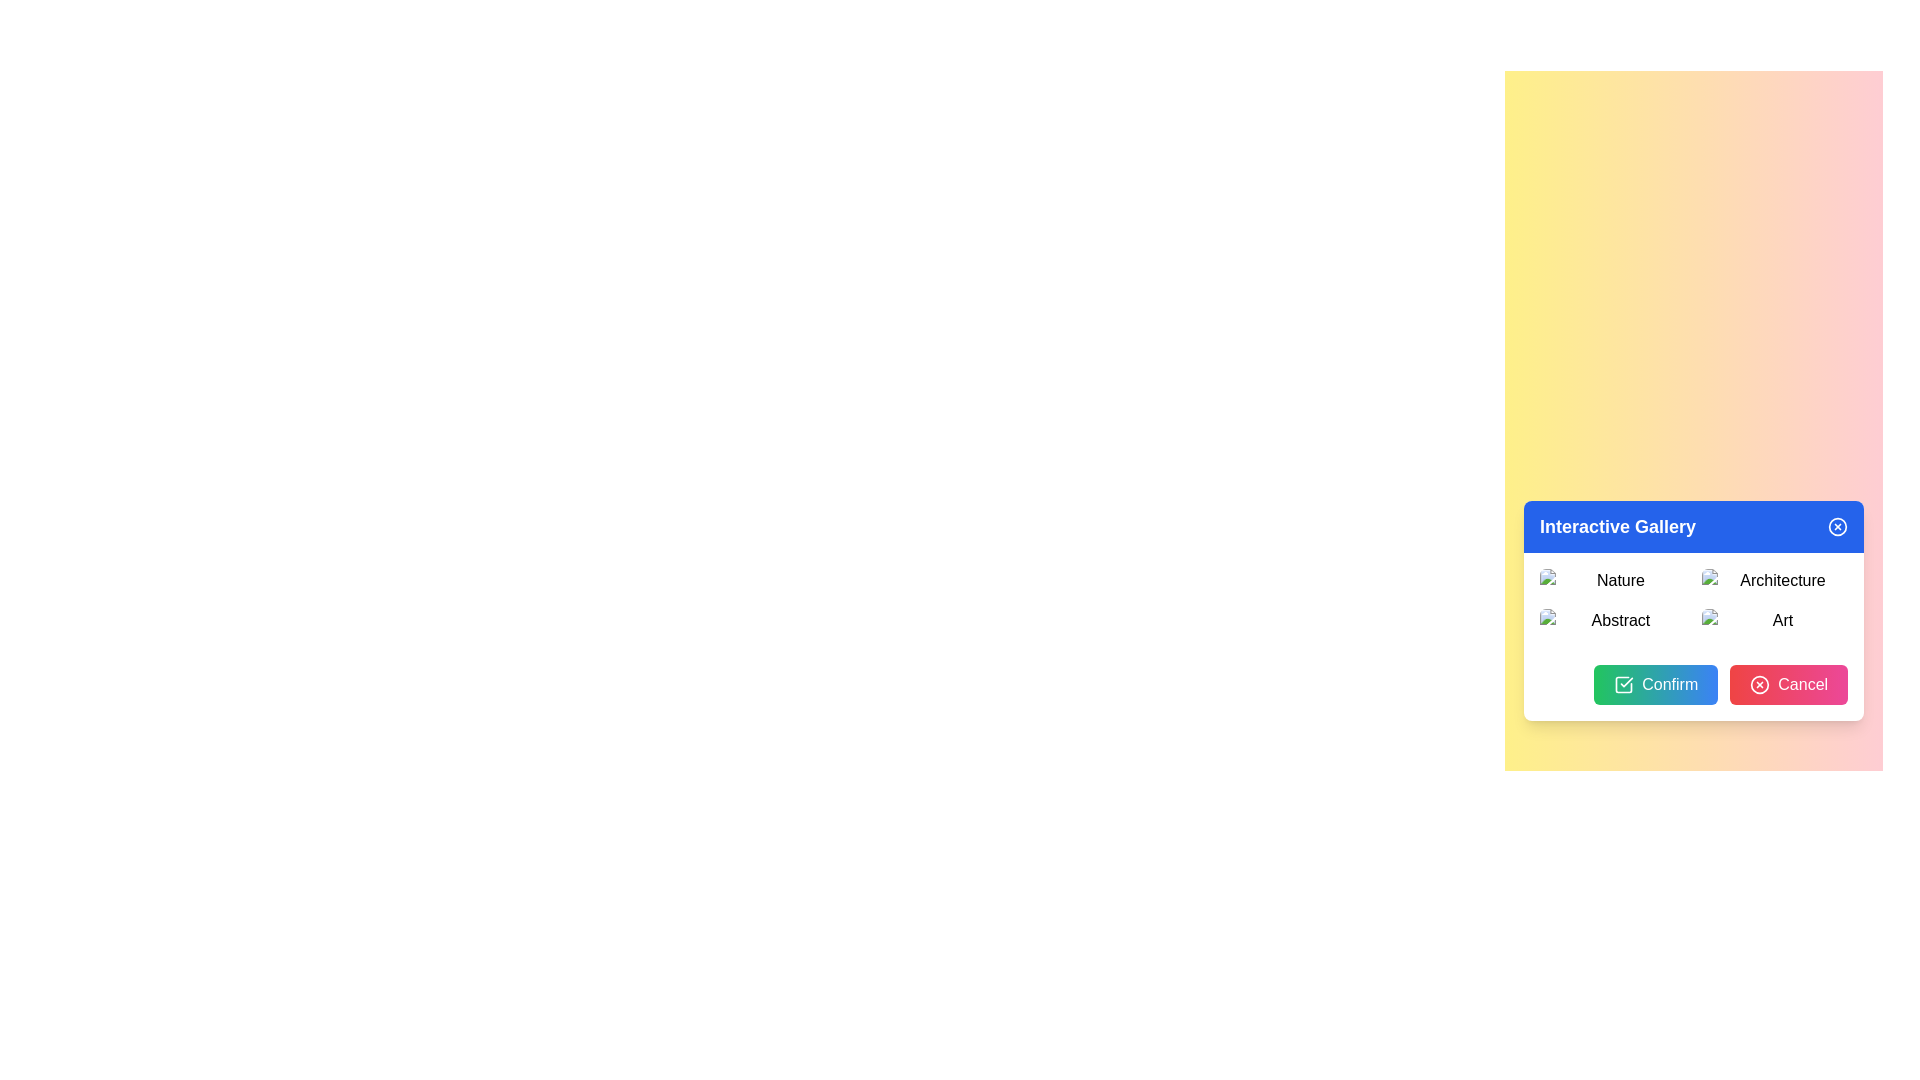 The width and height of the screenshot is (1920, 1080). What do you see at coordinates (1775, 581) in the screenshot?
I see `the Gallery item labeled 'Architecture', which is the second item in the grid layout` at bounding box center [1775, 581].